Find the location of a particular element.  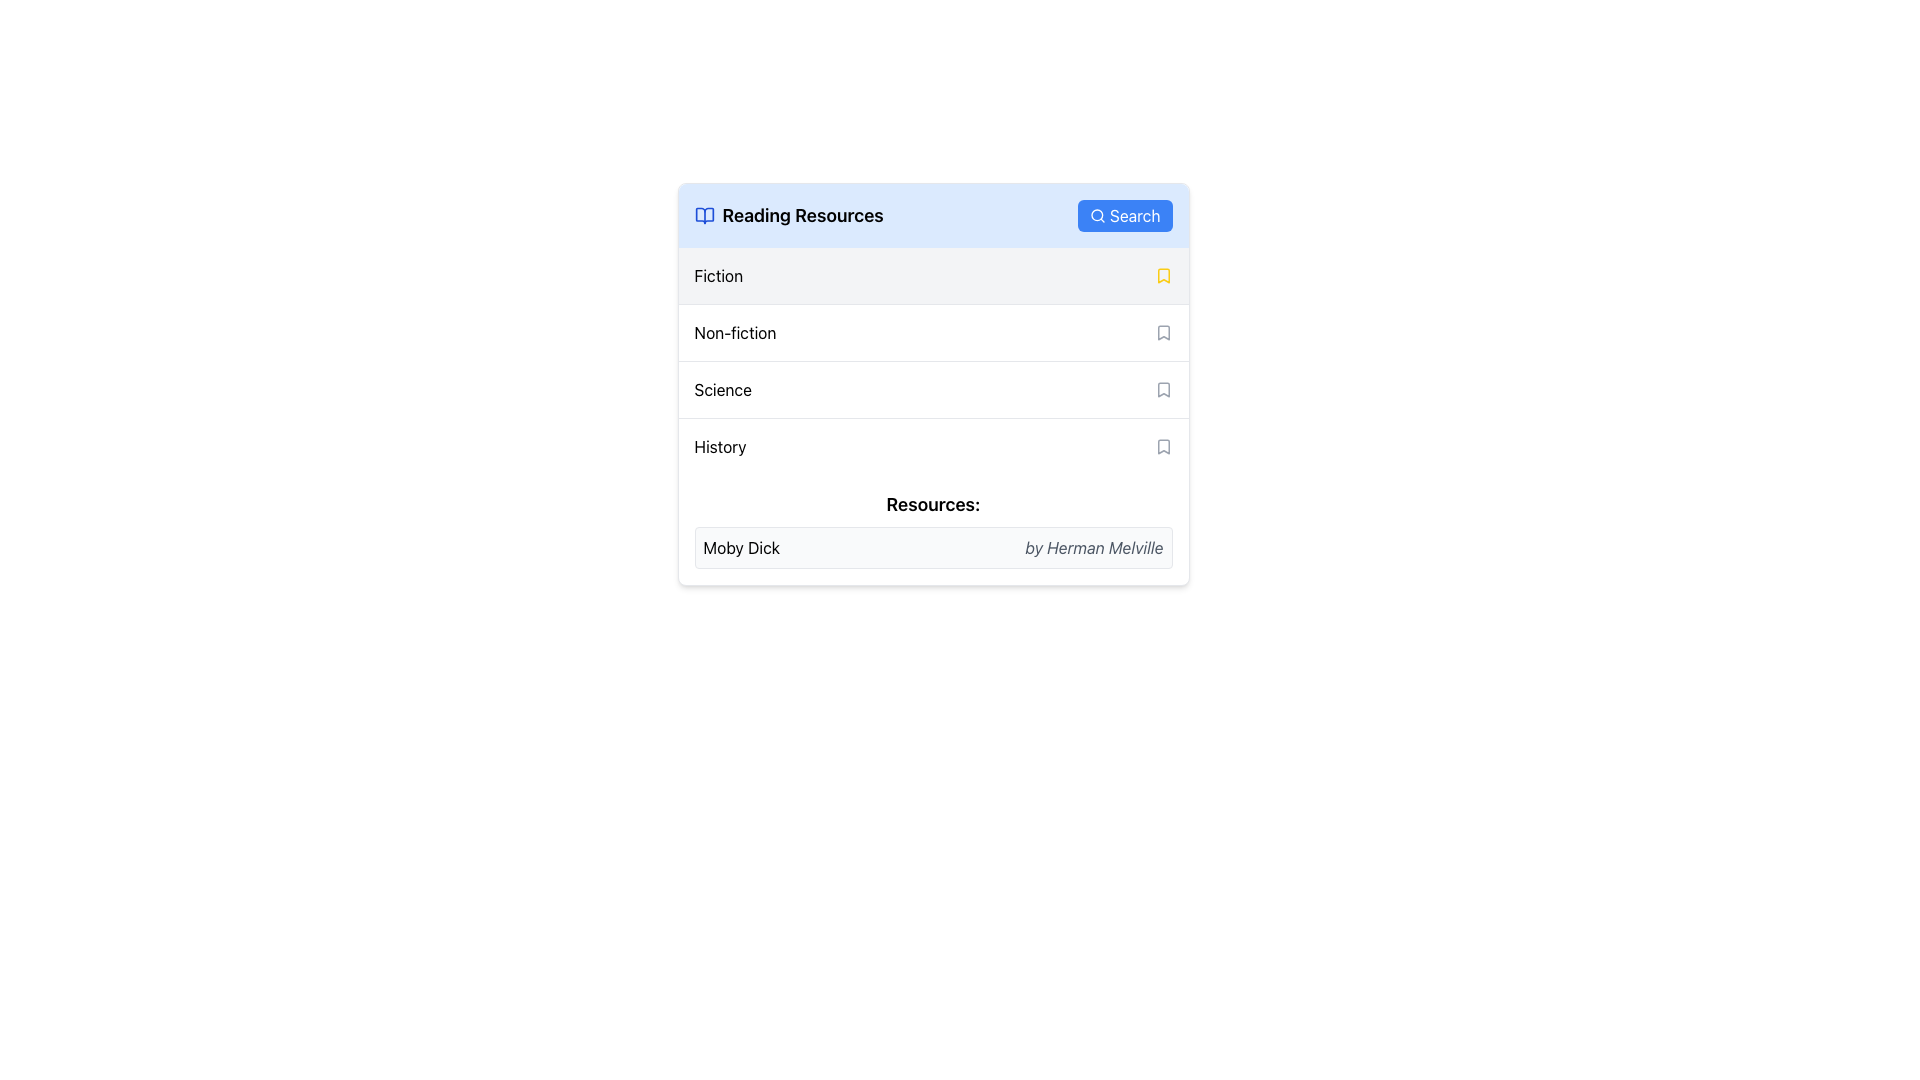

text label indicating the purpose of the search button in the top-right corner of the 'Reading Resources' panel is located at coordinates (1135, 216).